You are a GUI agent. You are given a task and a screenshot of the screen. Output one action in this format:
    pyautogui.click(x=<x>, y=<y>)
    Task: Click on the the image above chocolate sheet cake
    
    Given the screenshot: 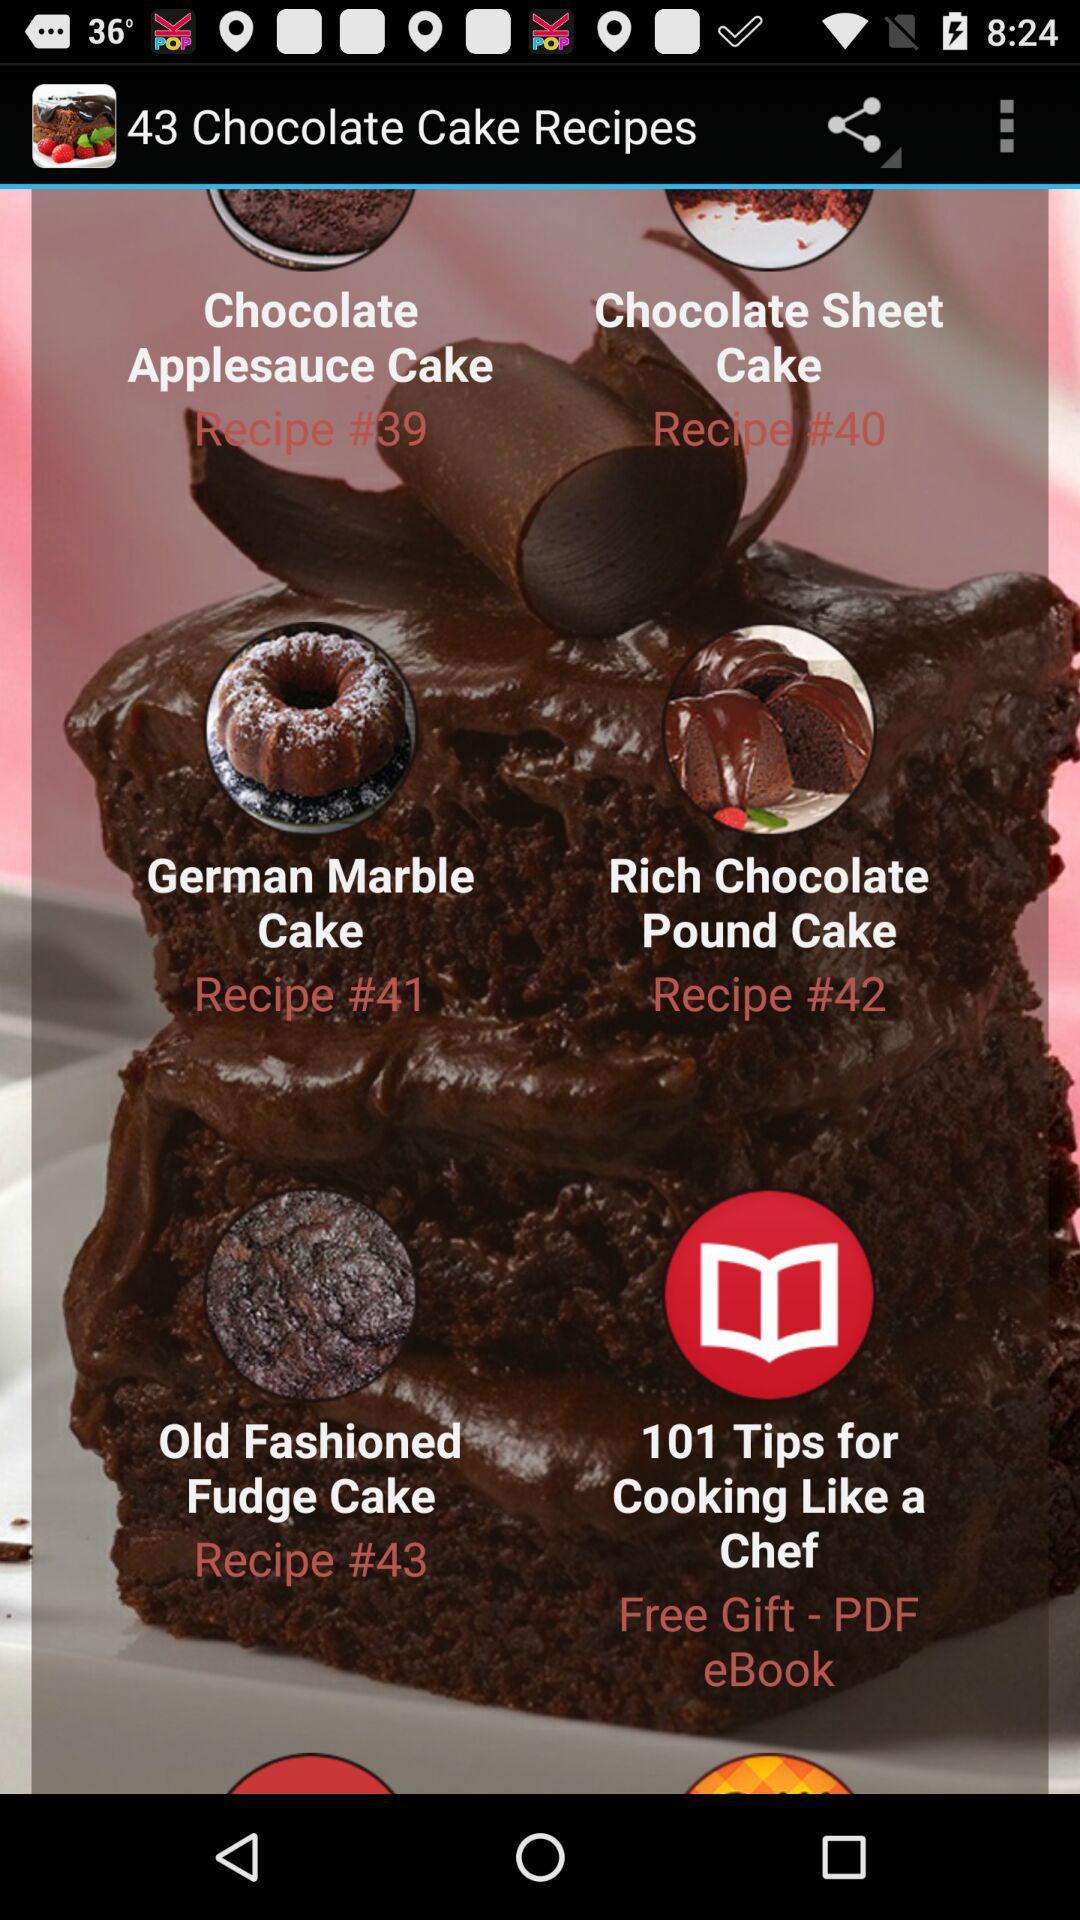 What is the action you would take?
    pyautogui.click(x=768, y=230)
    